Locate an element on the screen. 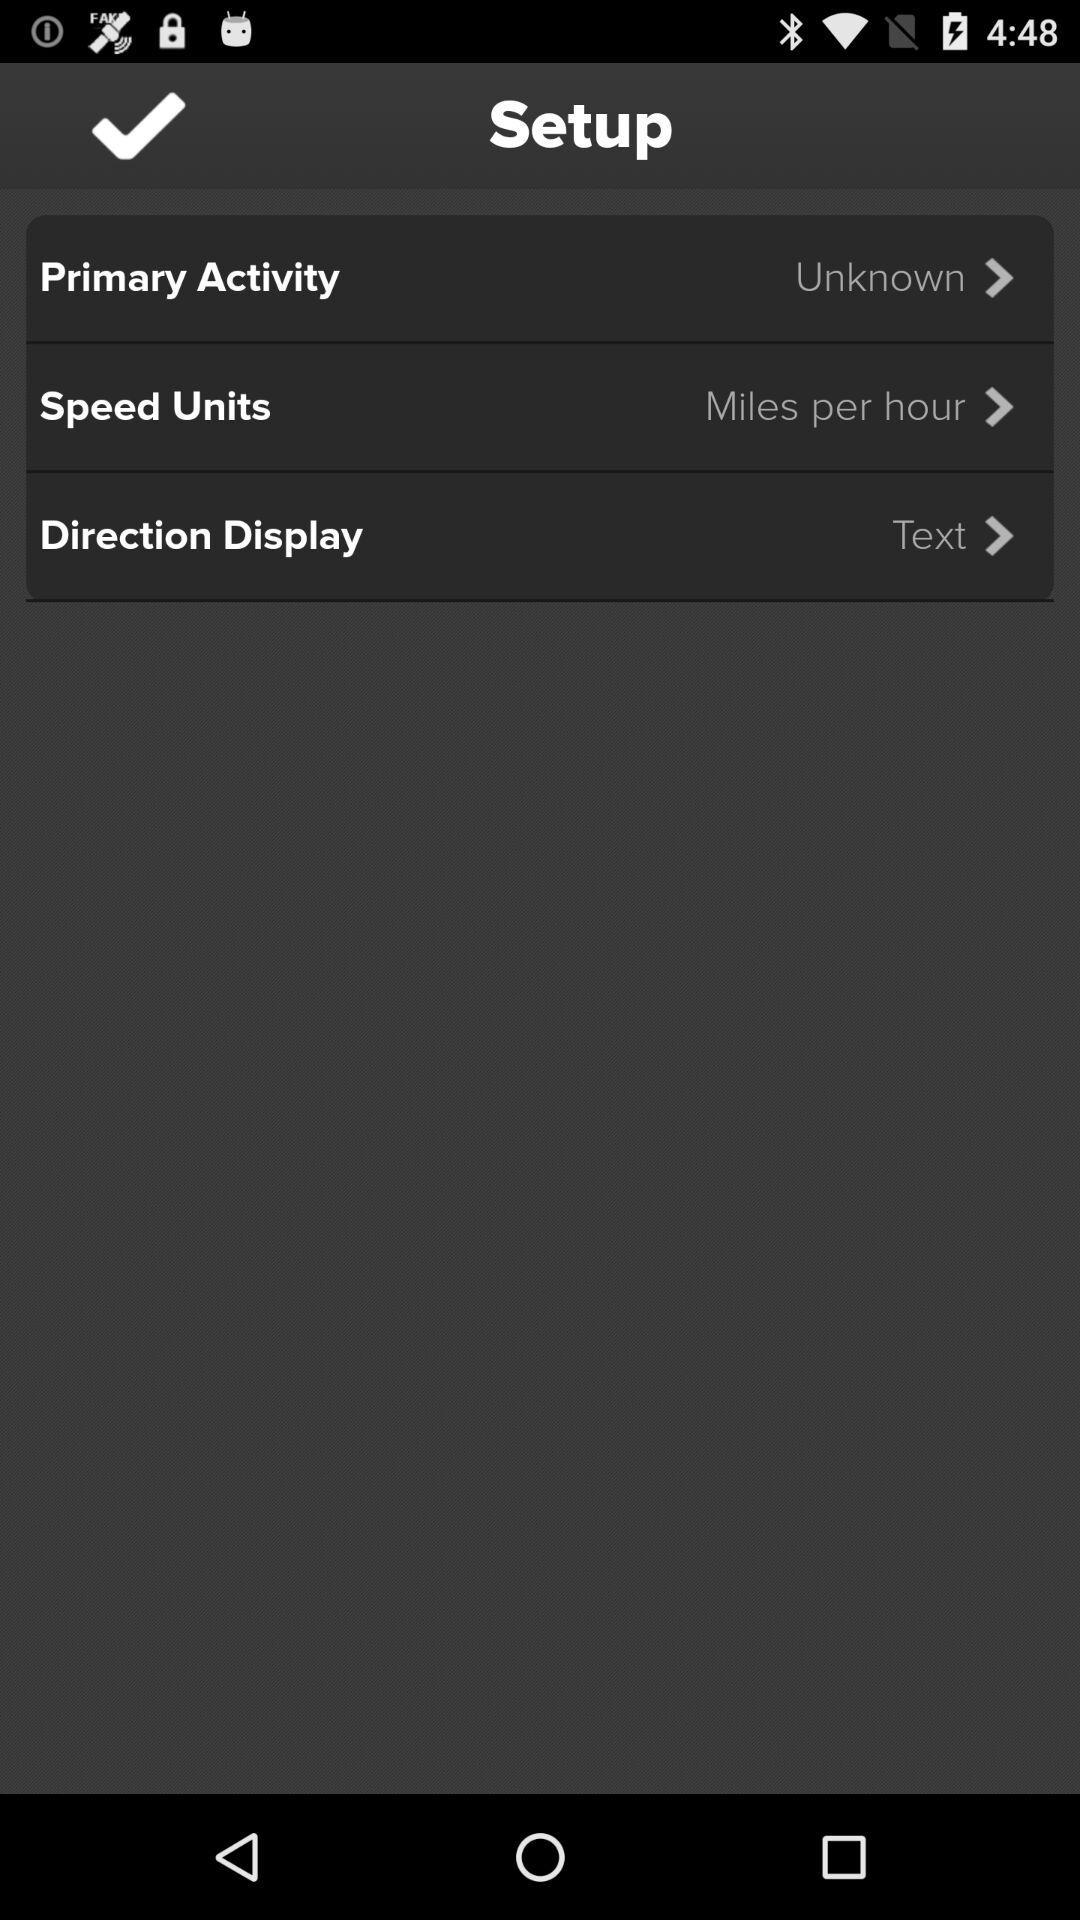 This screenshot has height=1920, width=1080. the icon below setup item is located at coordinates (917, 277).